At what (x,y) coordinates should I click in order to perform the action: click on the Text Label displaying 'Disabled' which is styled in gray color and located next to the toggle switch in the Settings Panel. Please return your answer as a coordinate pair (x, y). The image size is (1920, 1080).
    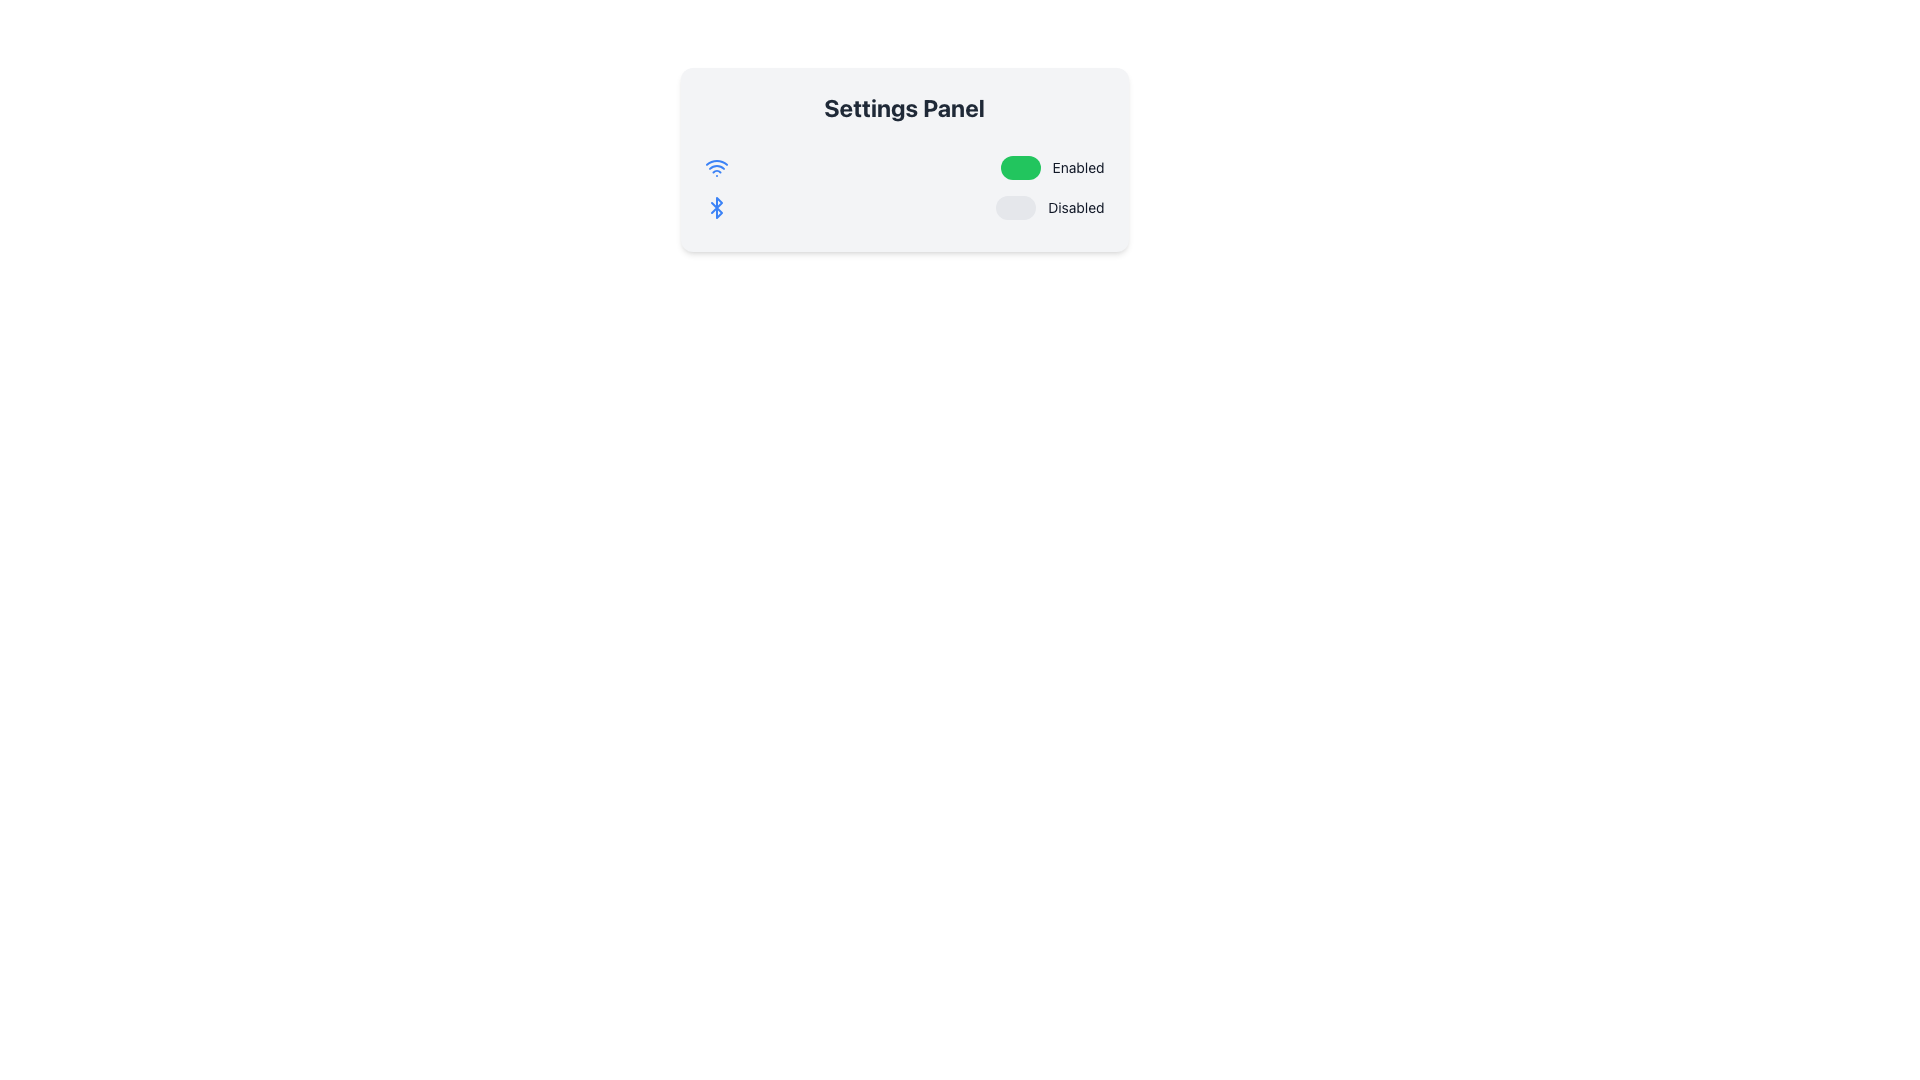
    Looking at the image, I should click on (1075, 208).